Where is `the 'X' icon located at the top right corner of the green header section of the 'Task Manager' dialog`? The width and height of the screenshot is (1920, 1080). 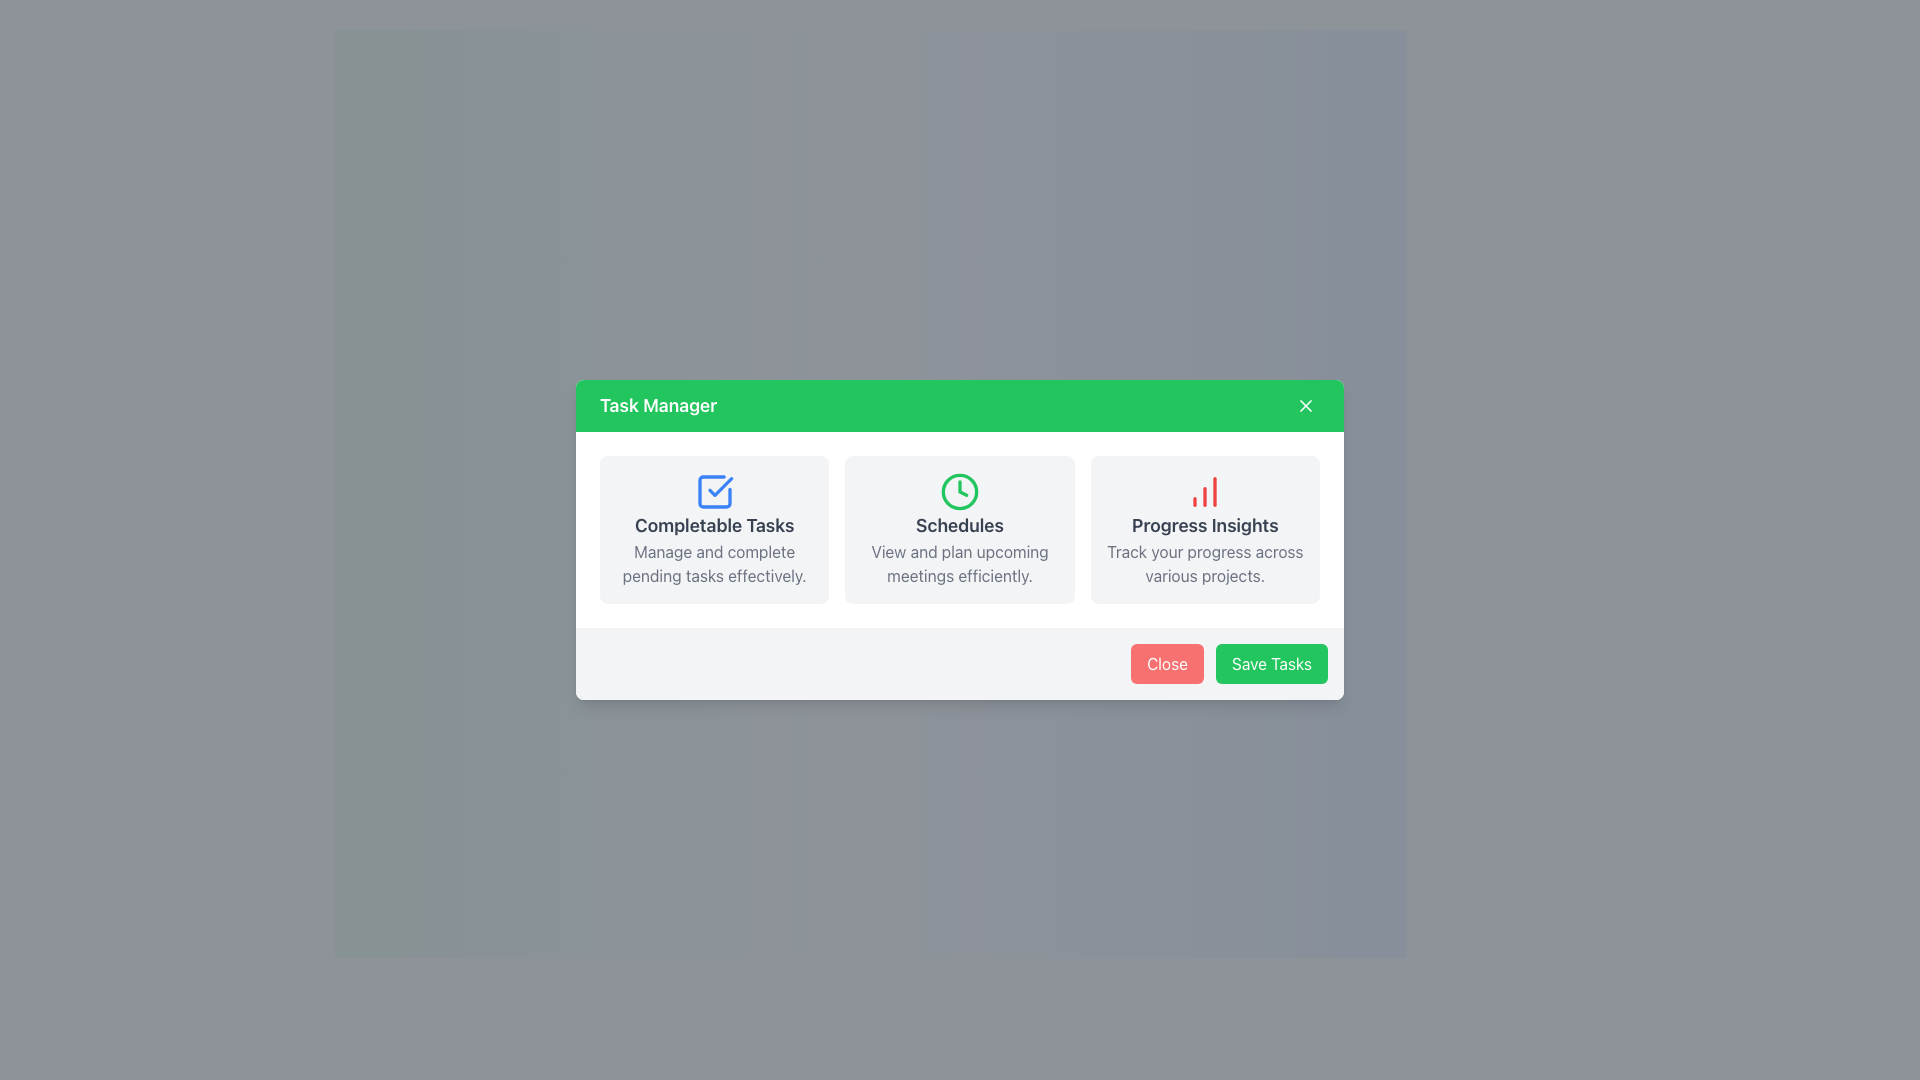 the 'X' icon located at the top right corner of the green header section of the 'Task Manager' dialog is located at coordinates (1305, 405).